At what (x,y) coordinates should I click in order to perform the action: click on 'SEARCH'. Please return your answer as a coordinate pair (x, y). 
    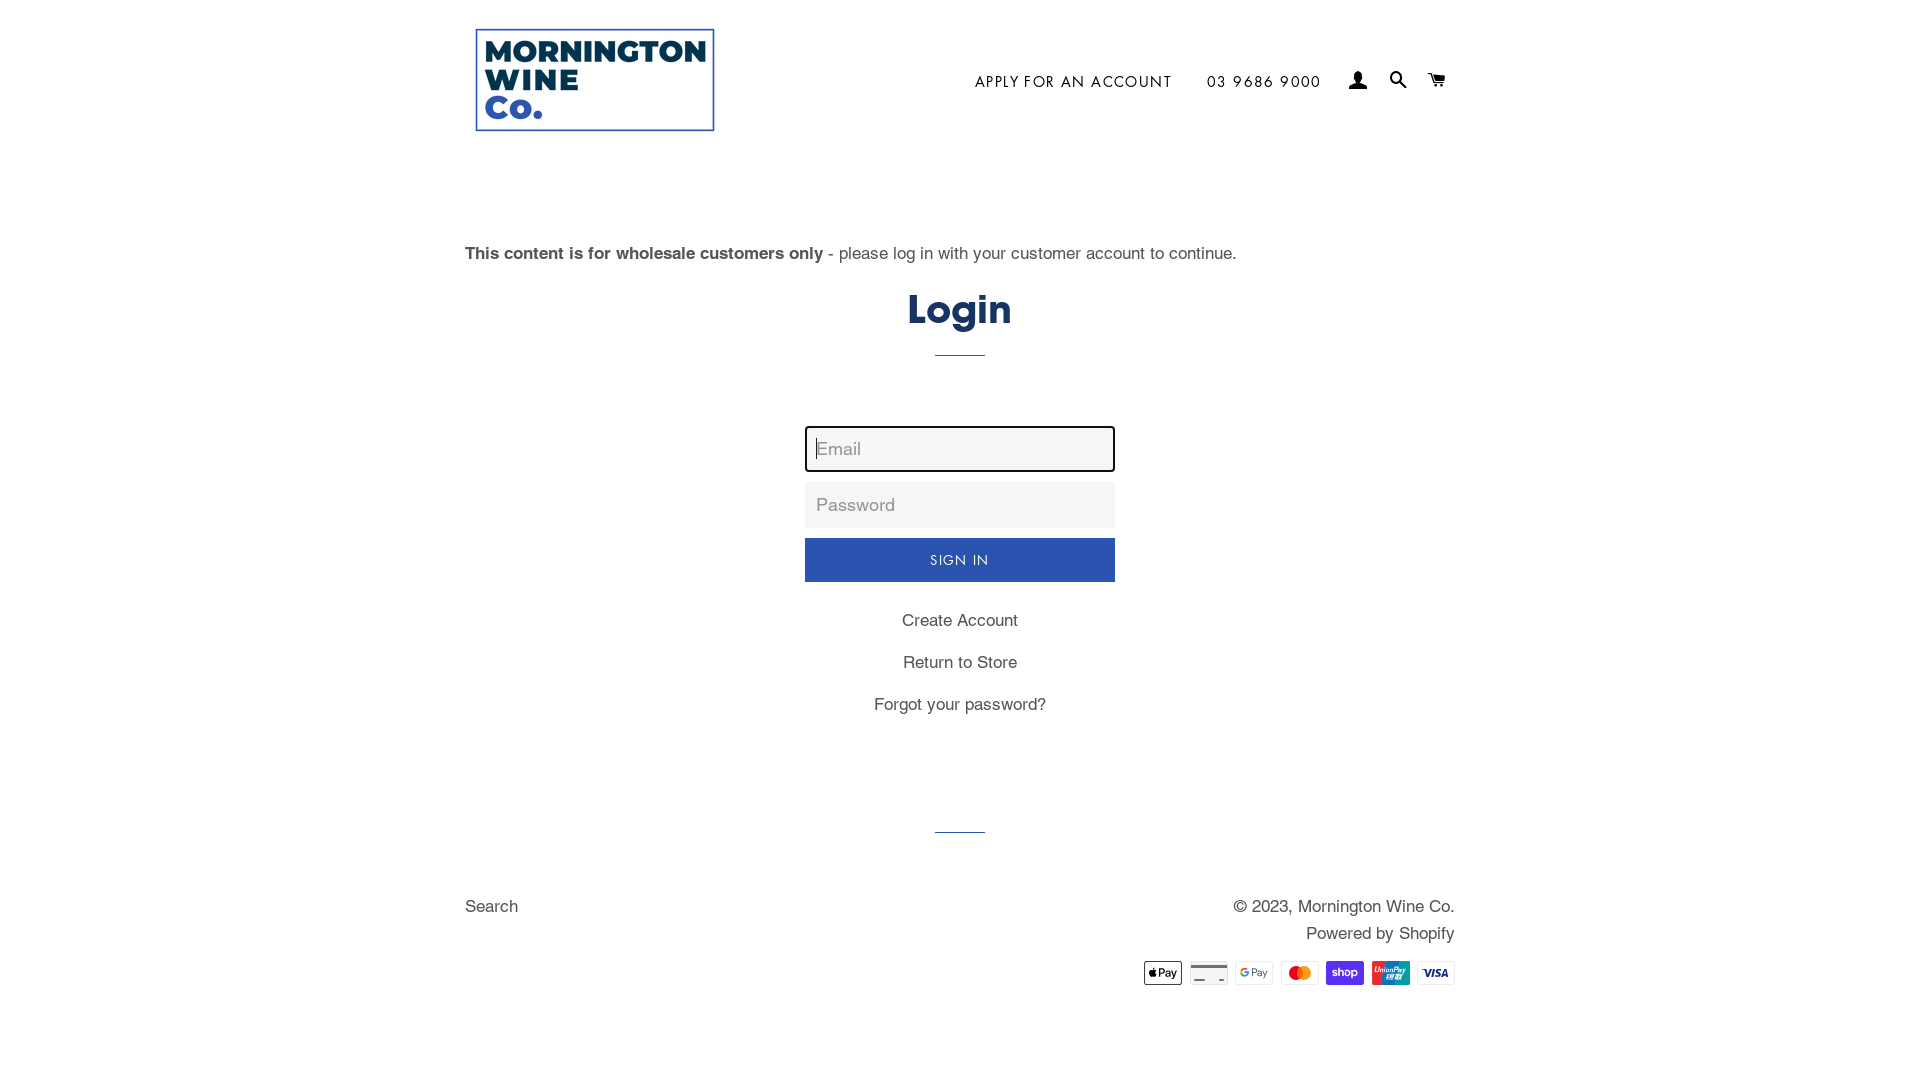
    Looking at the image, I should click on (1396, 79).